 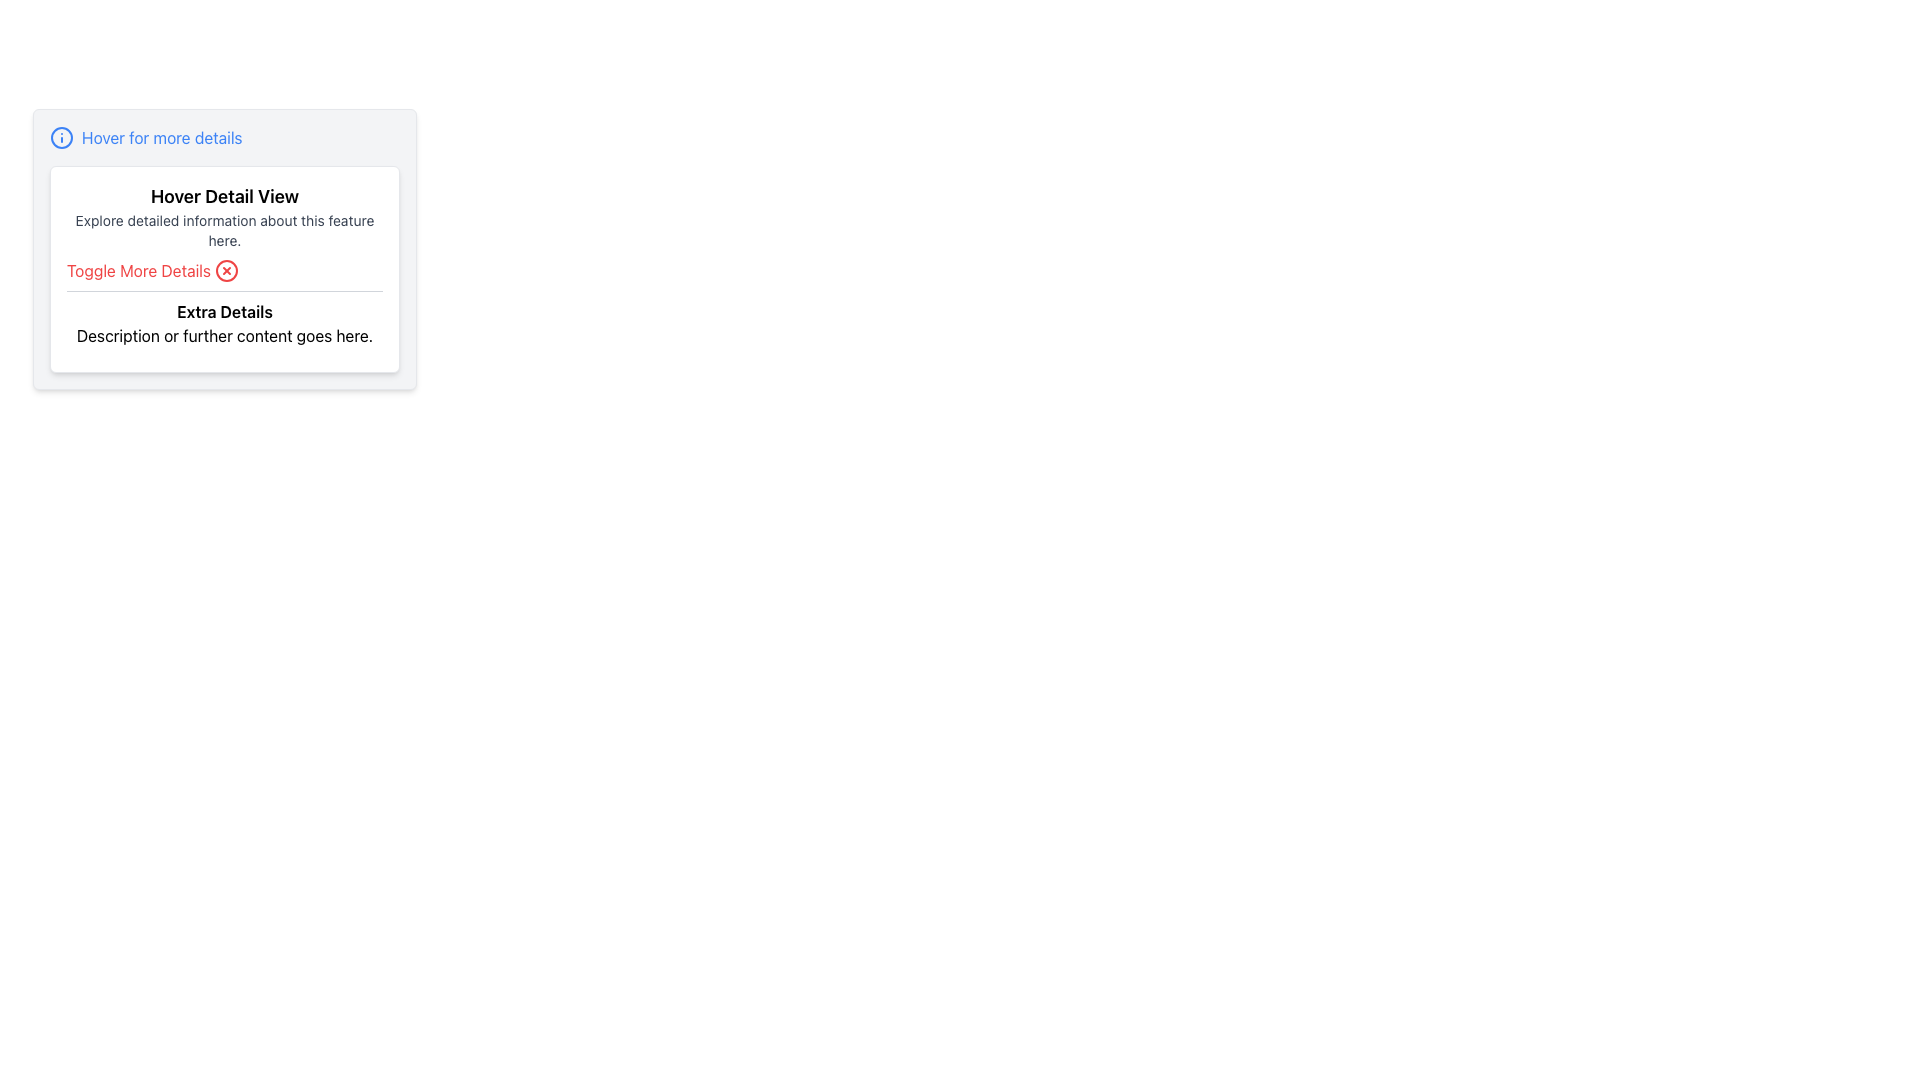 What do you see at coordinates (152, 270) in the screenshot?
I see `the 'Toggle More Details' button, which is a text-based clickable component in red color with an 'X' icon, located at the bottom of the 'Hover Detail View' heading` at bounding box center [152, 270].